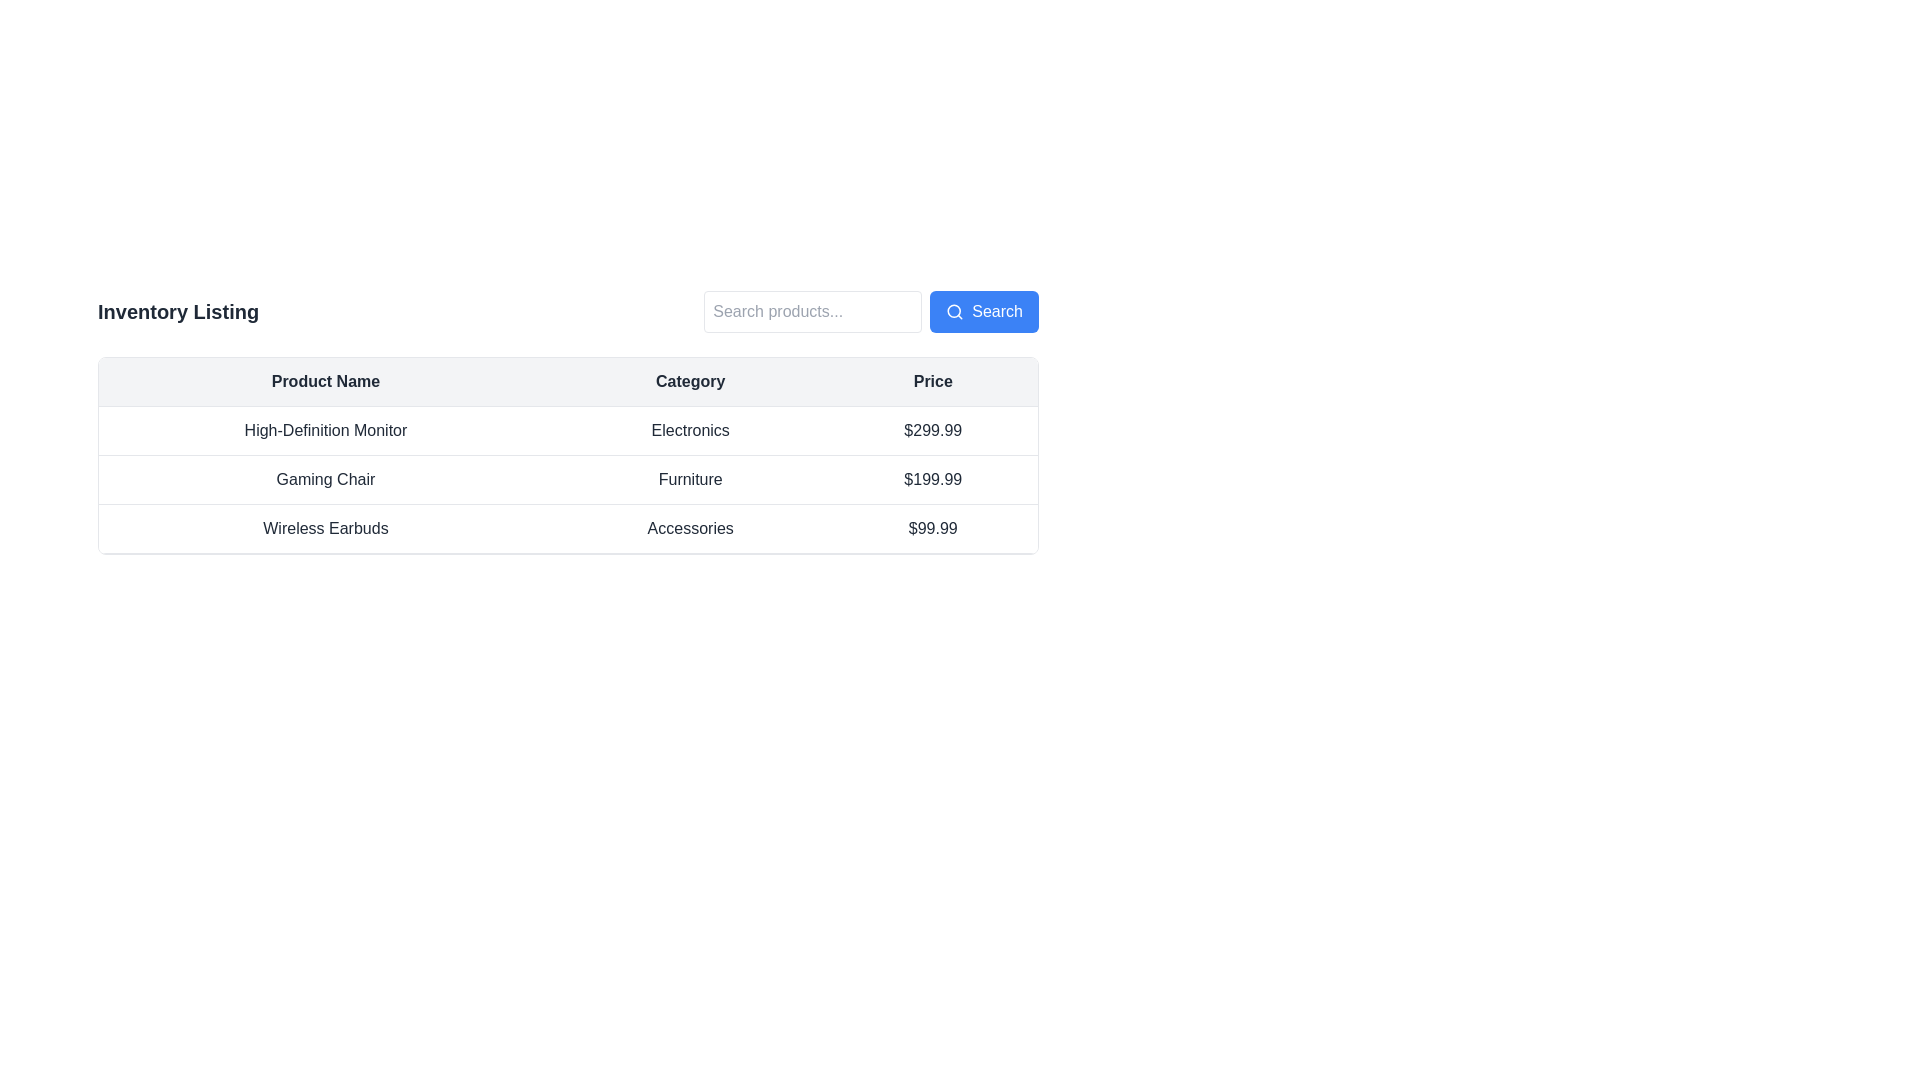 The width and height of the screenshot is (1920, 1080). What do you see at coordinates (326, 430) in the screenshot?
I see `the product name text label in the first column of the inventory listing to read its content` at bounding box center [326, 430].